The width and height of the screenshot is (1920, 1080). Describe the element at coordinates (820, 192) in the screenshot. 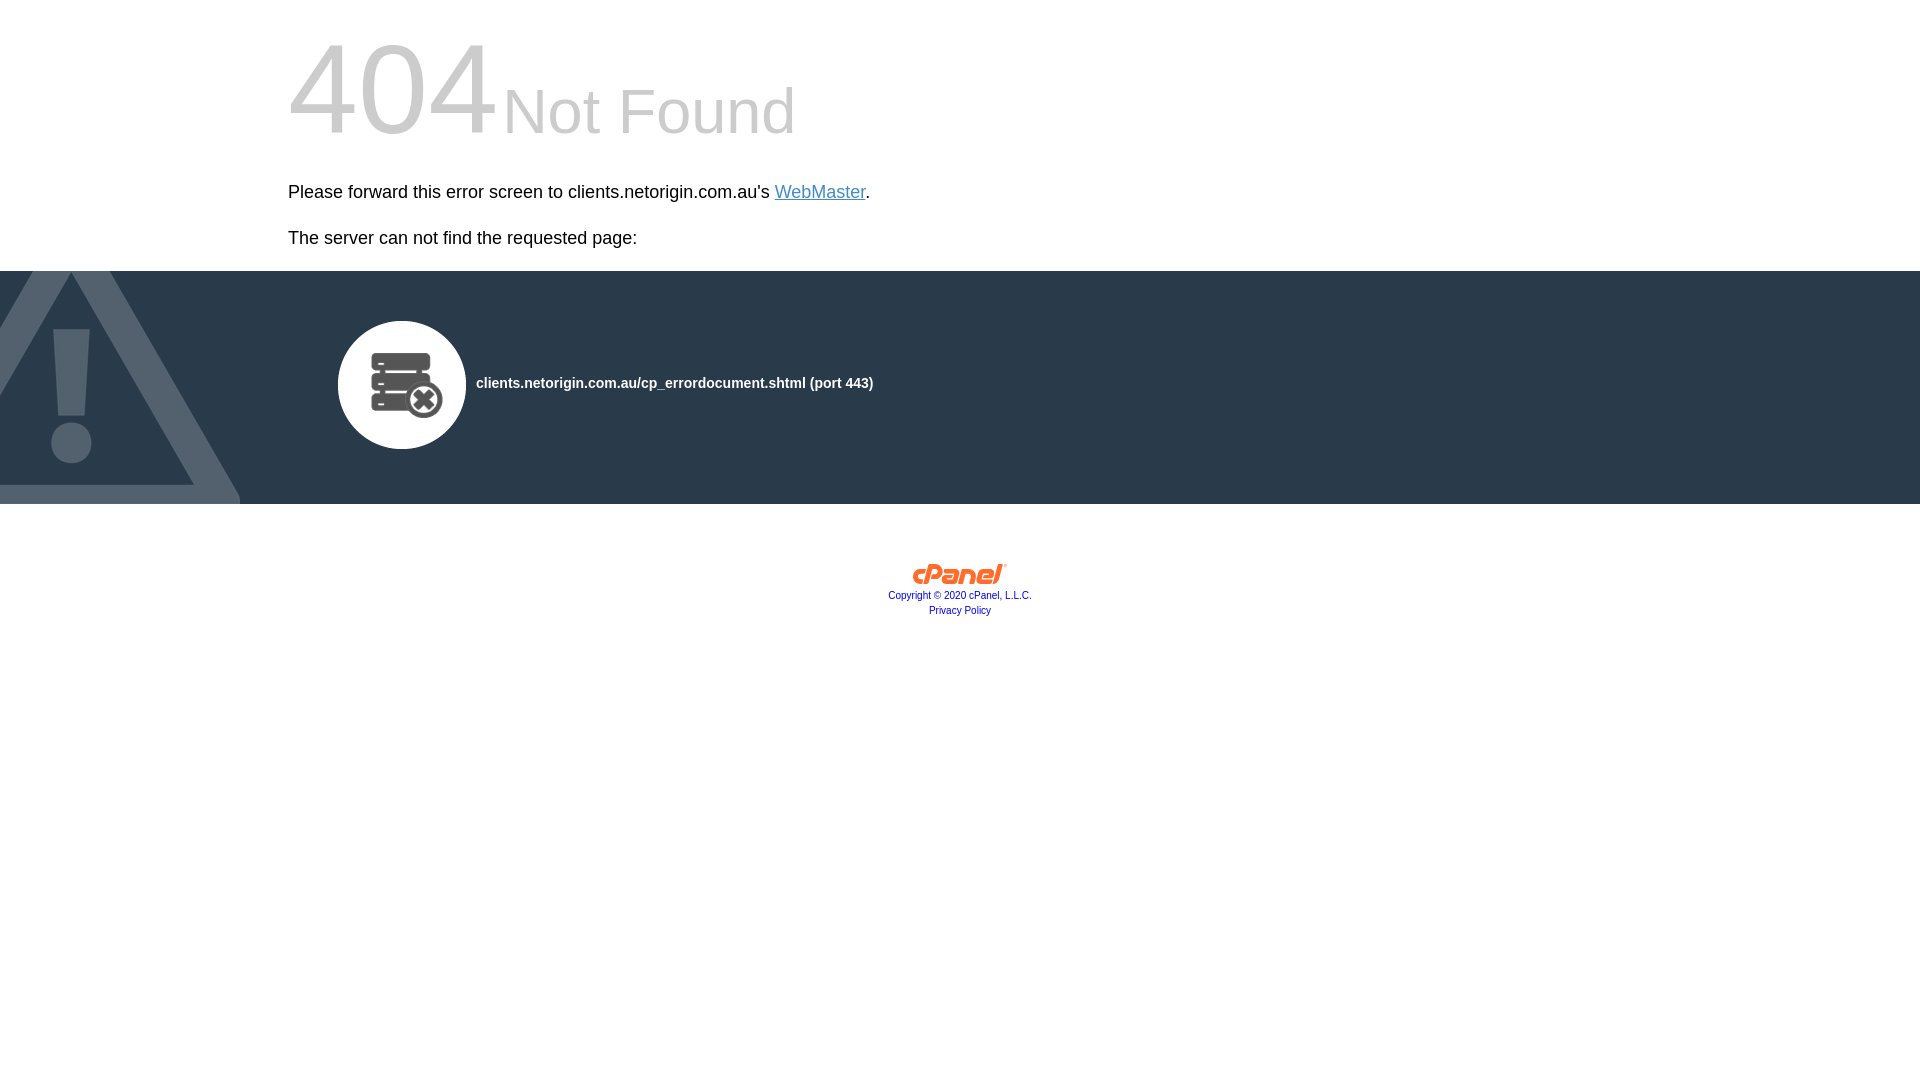

I see `'WebMaster'` at that location.